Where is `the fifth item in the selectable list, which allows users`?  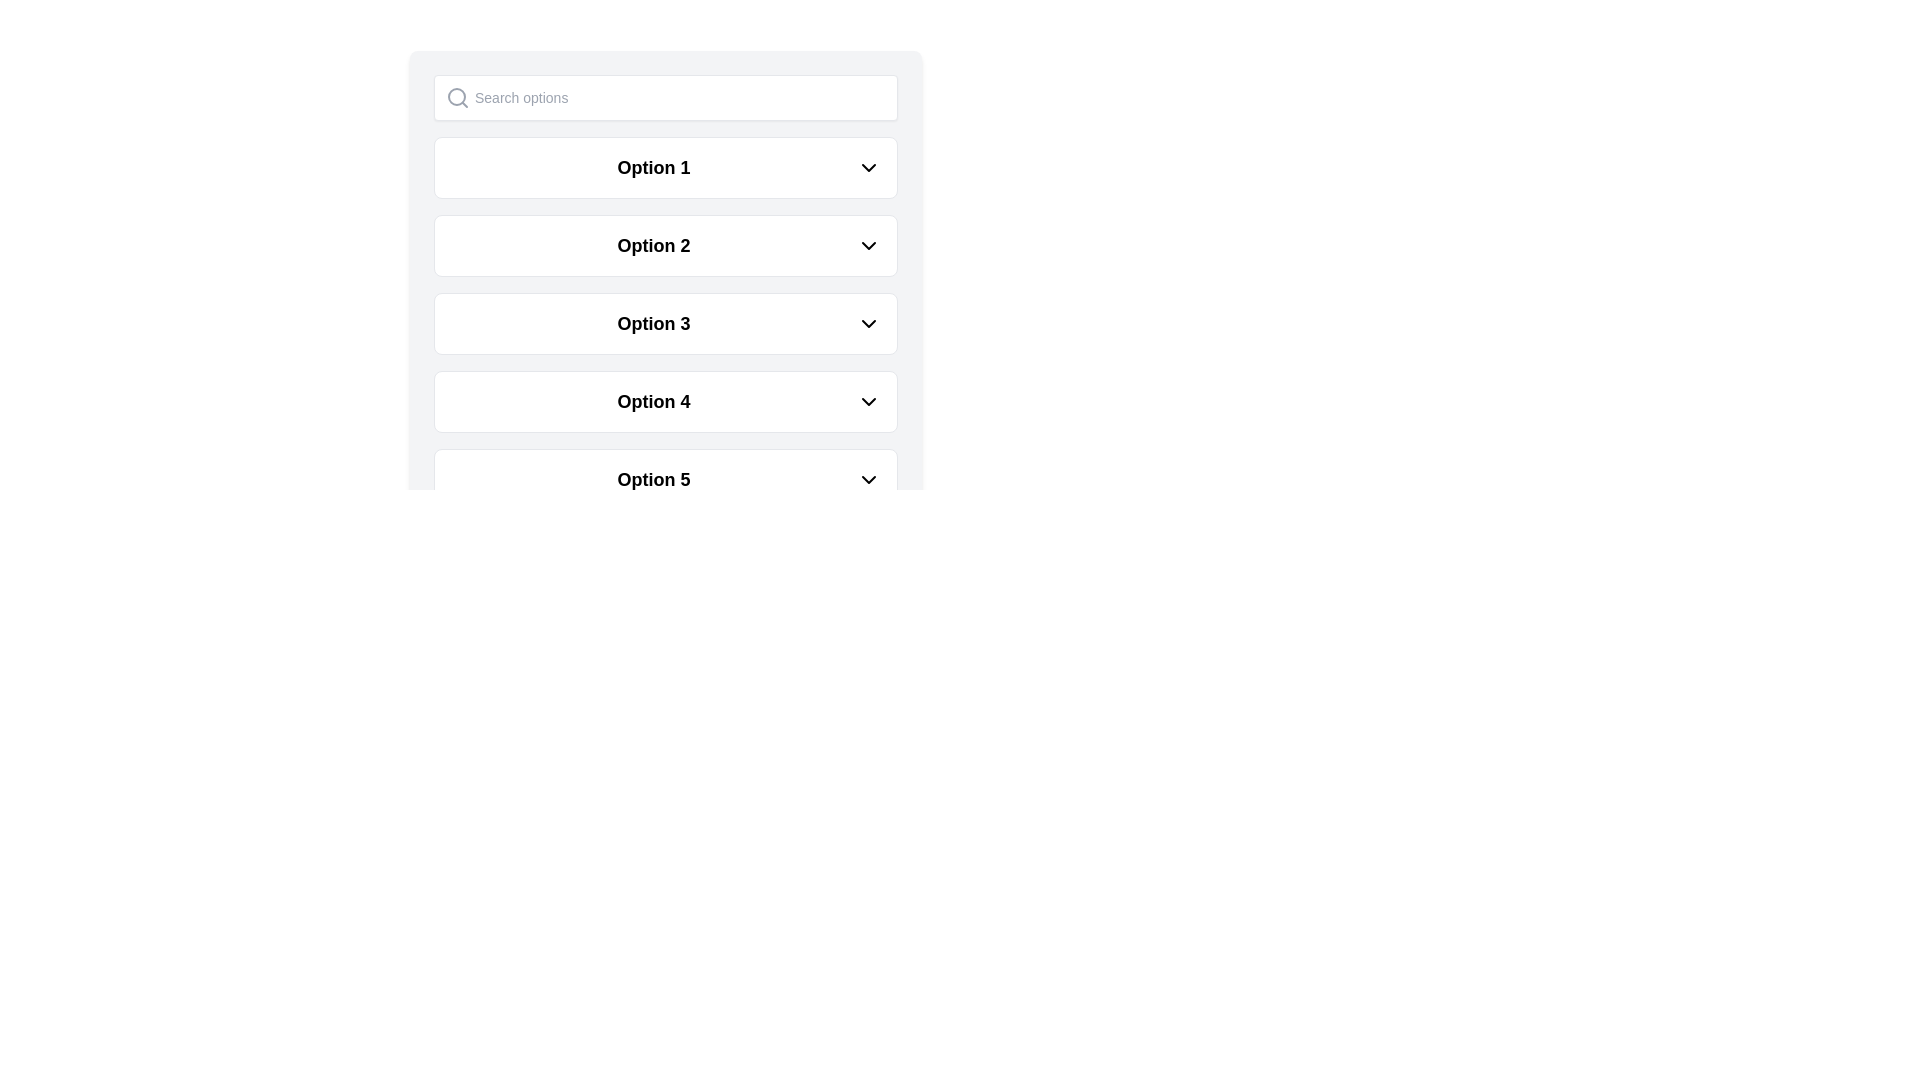 the fifth item in the selectable list, which allows users is located at coordinates (653, 479).